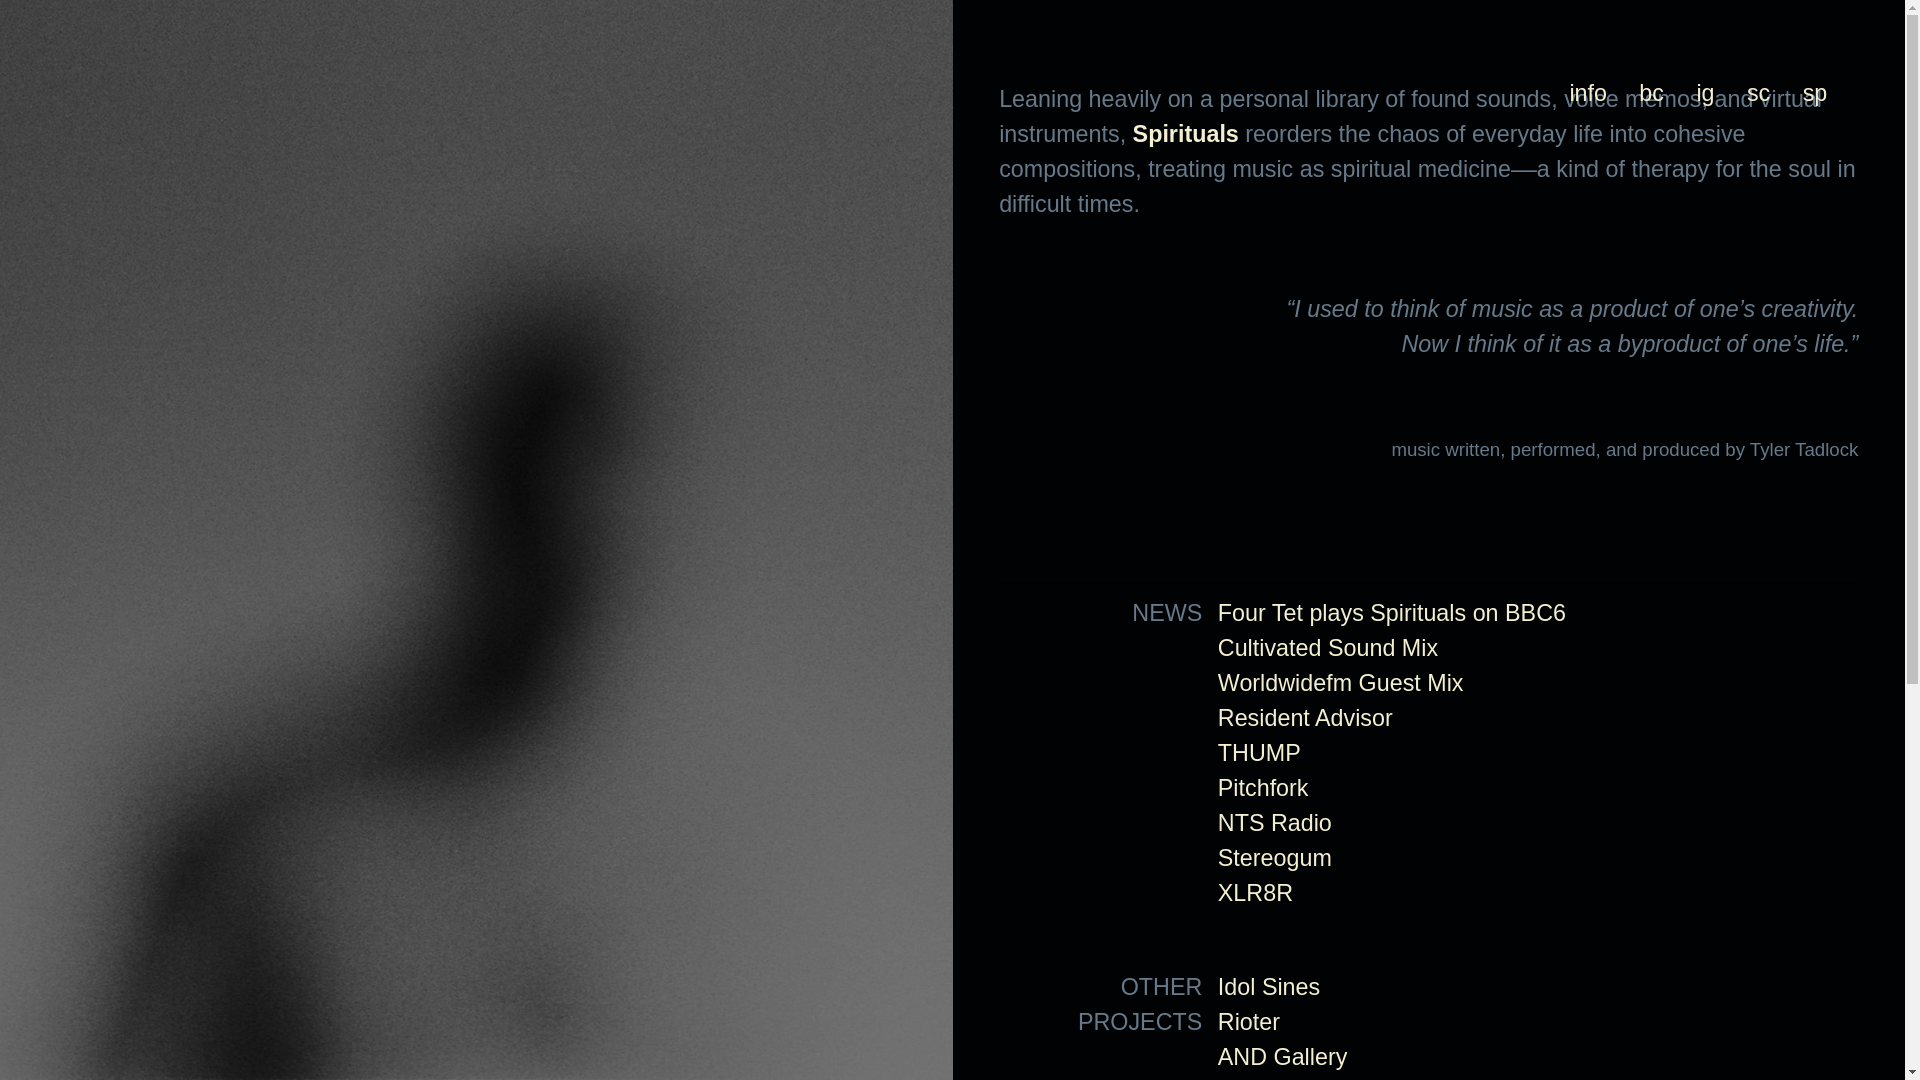  I want to click on 'sc', so click(1757, 93).